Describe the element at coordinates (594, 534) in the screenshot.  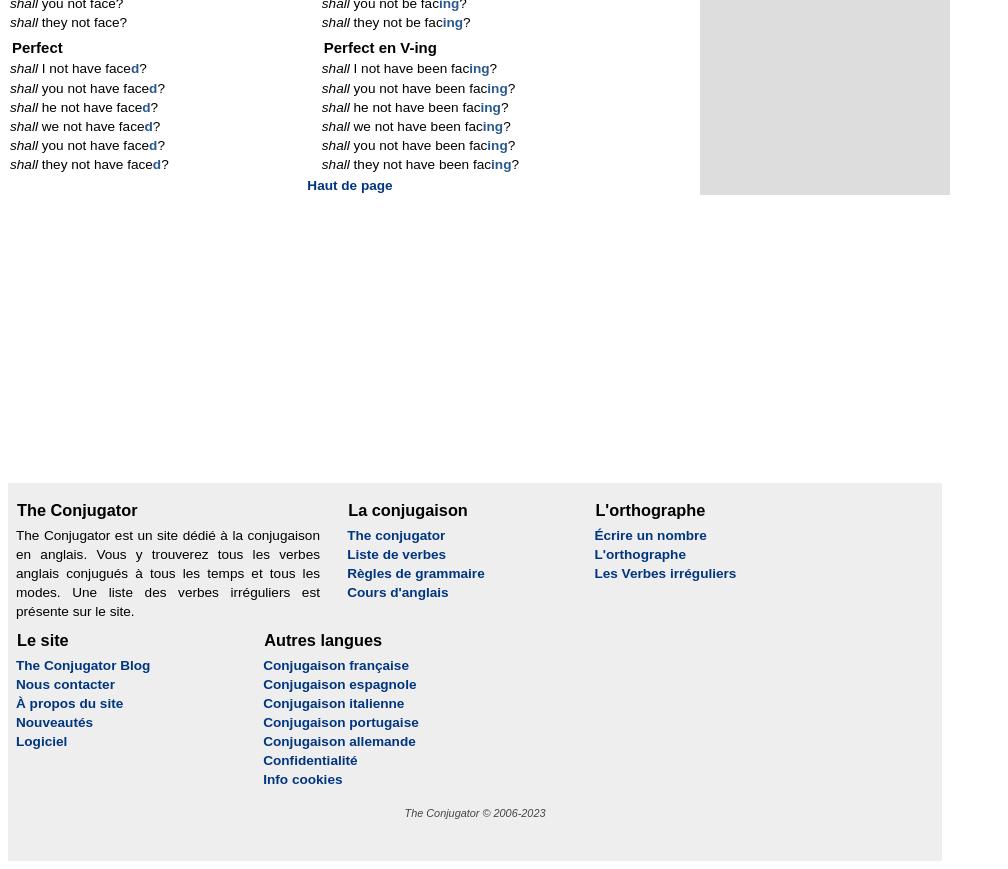
I see `'Écrire un nombre'` at that location.